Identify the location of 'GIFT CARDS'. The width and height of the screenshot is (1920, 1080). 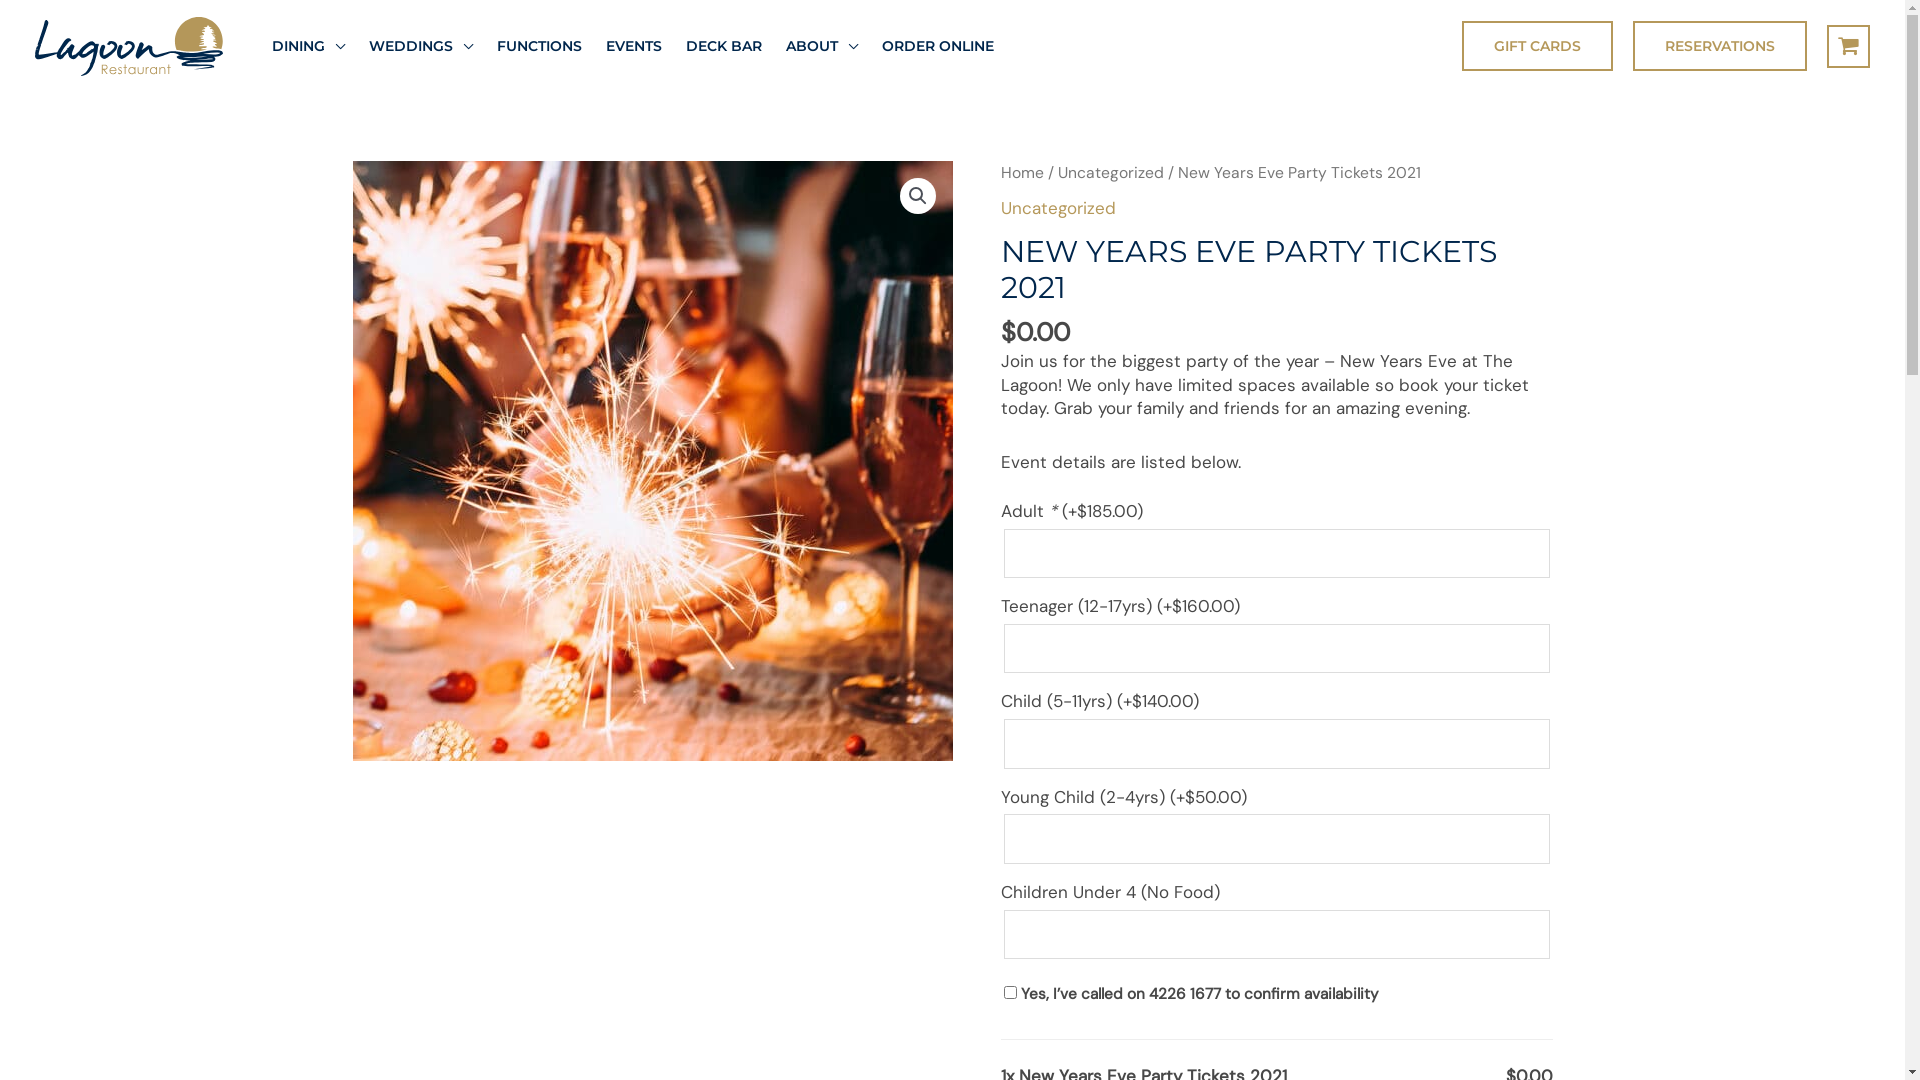
(1536, 45).